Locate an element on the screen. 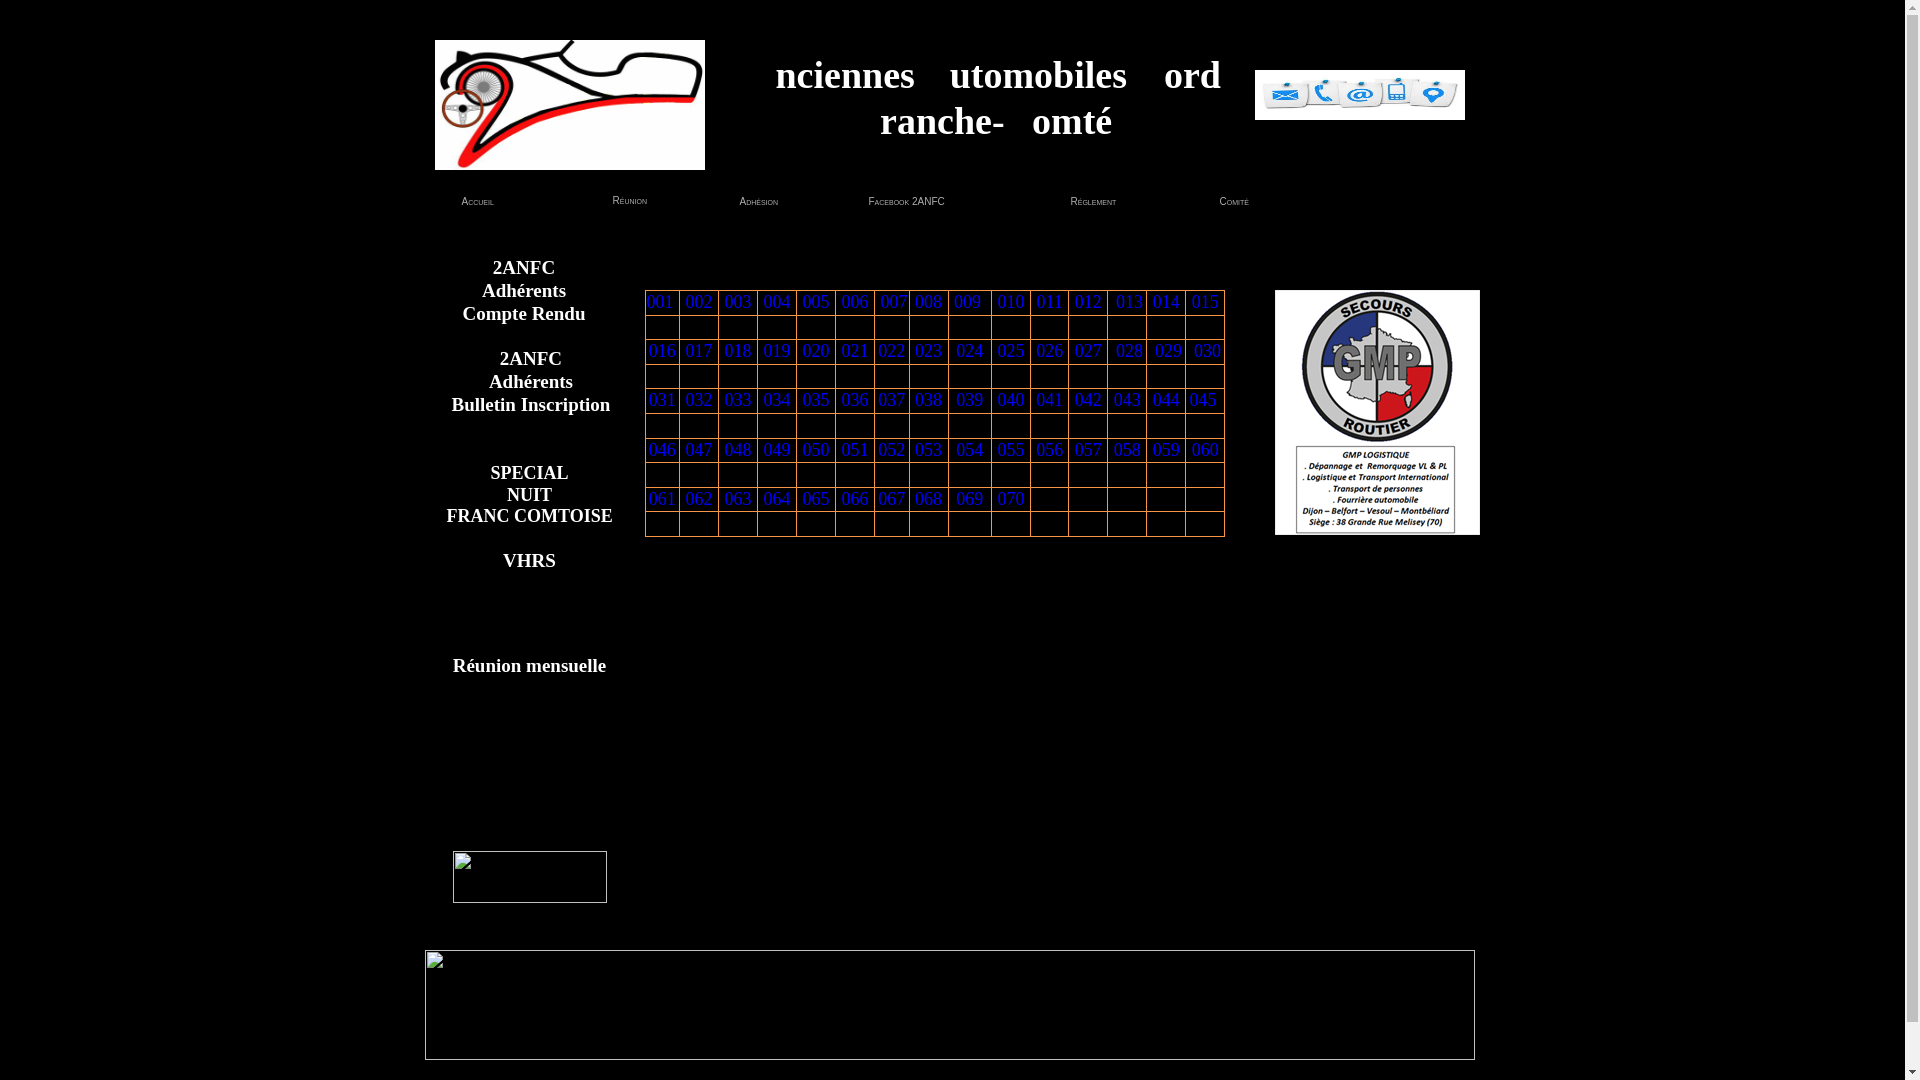 The width and height of the screenshot is (1920, 1080). '022' is located at coordinates (890, 350).